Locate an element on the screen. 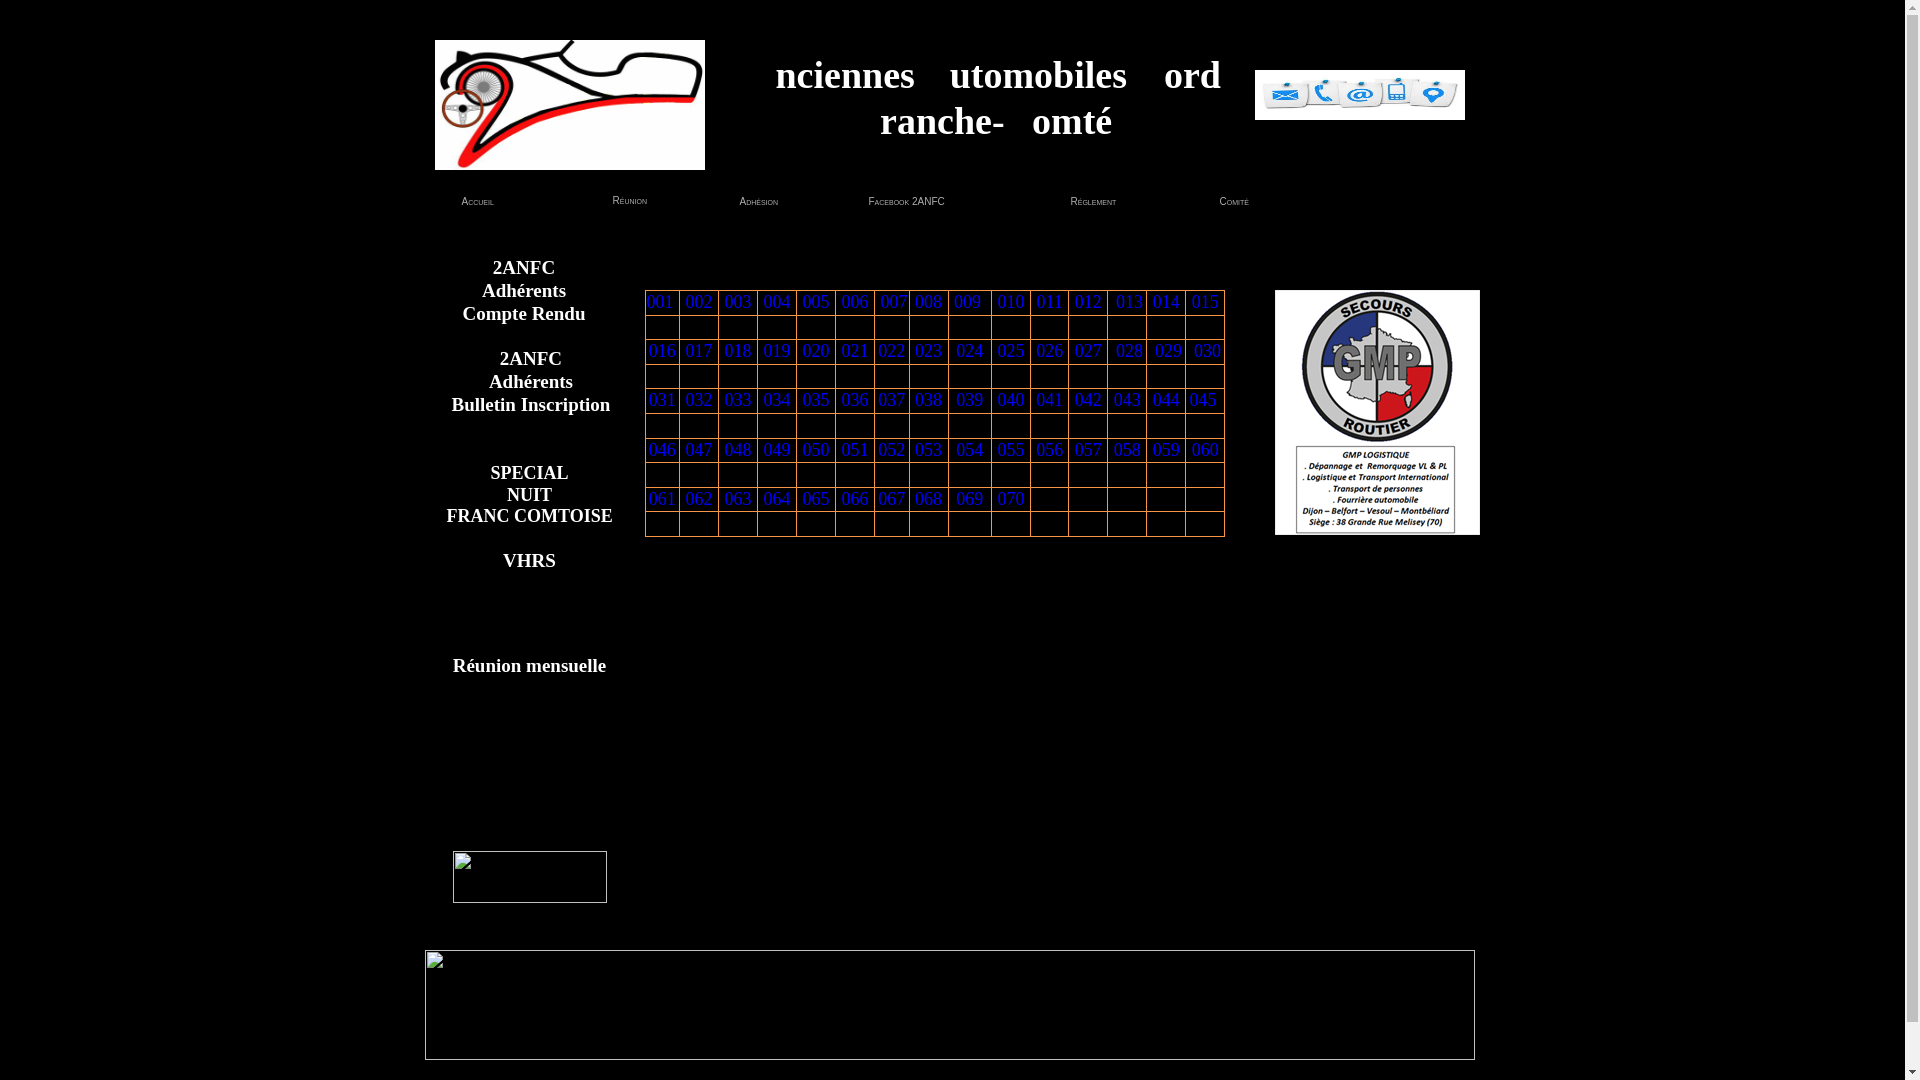 The width and height of the screenshot is (1920, 1080). '022' is located at coordinates (890, 350).